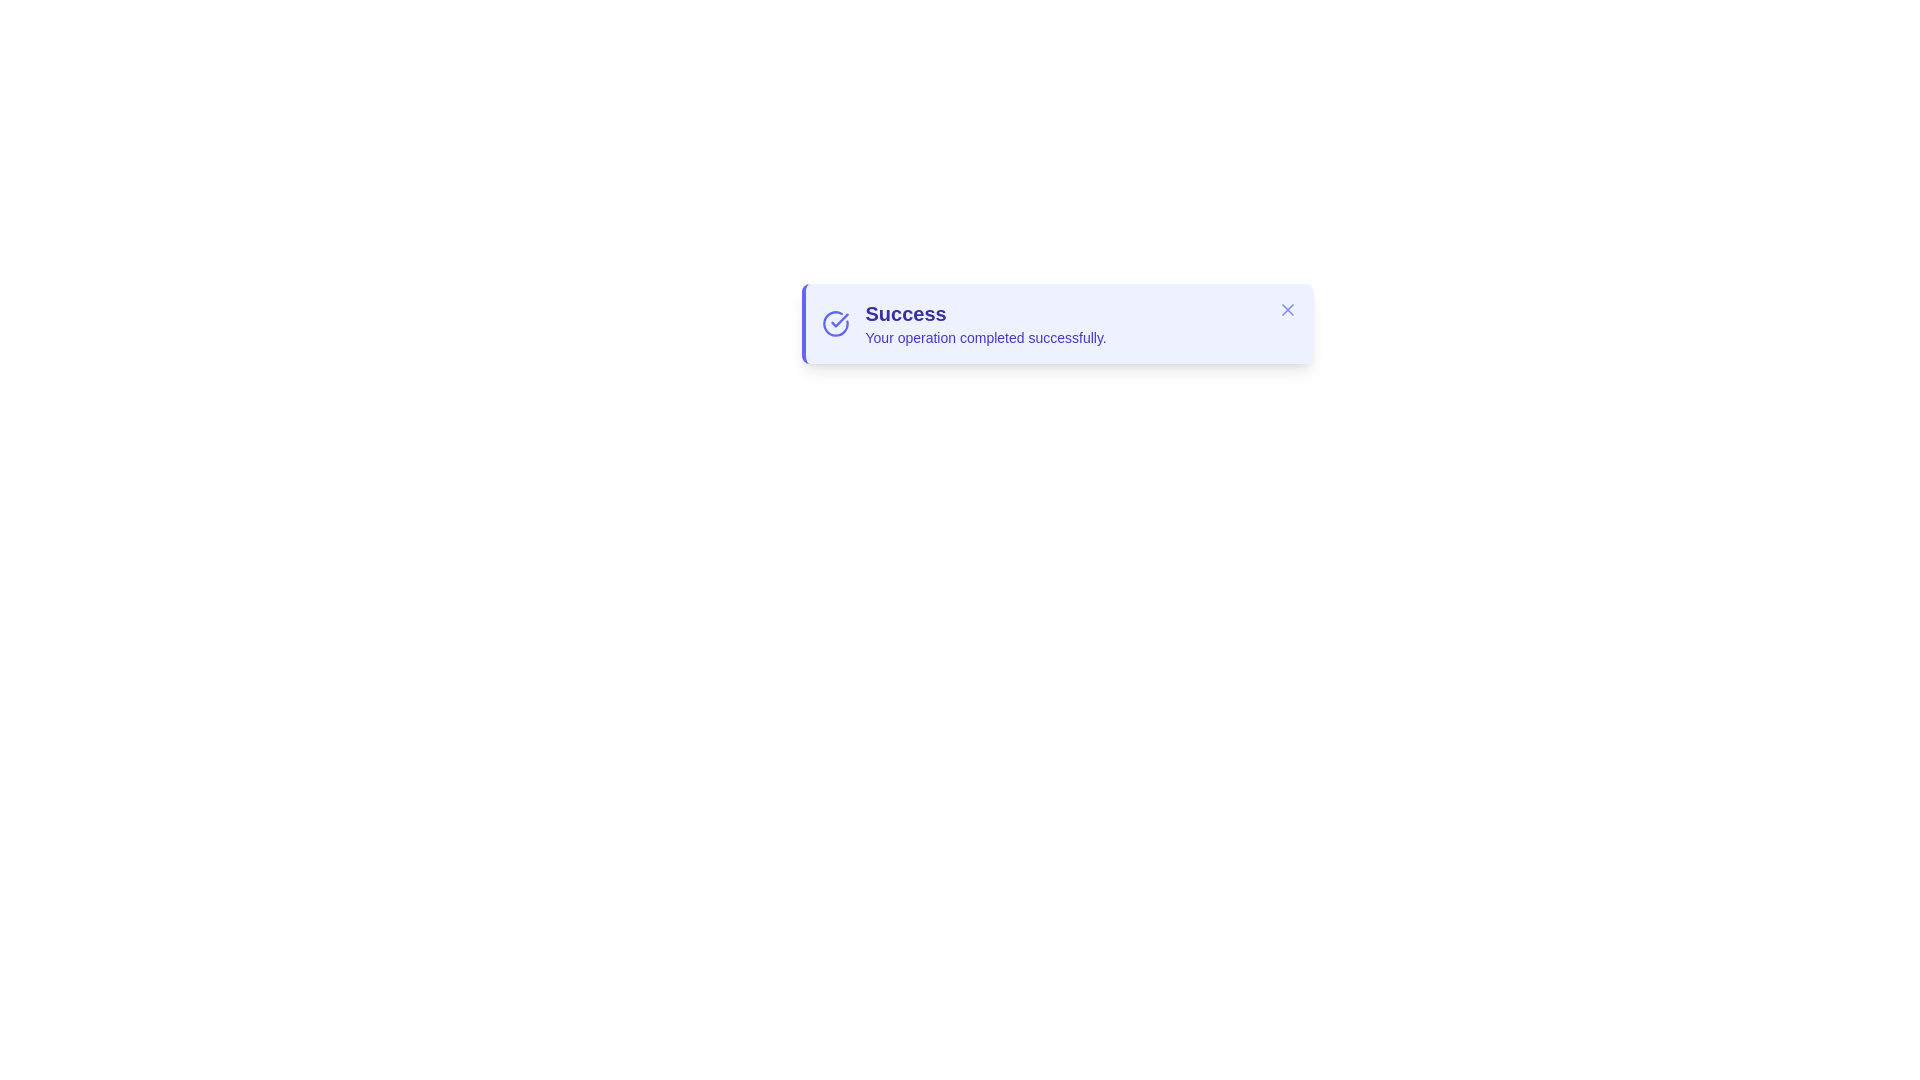 Image resolution: width=1920 pixels, height=1080 pixels. What do you see at coordinates (1056, 323) in the screenshot?
I see `the notification banner with a light indigo background that has a bold headline 'Success' and a dismissible 'X' icon on the right` at bounding box center [1056, 323].